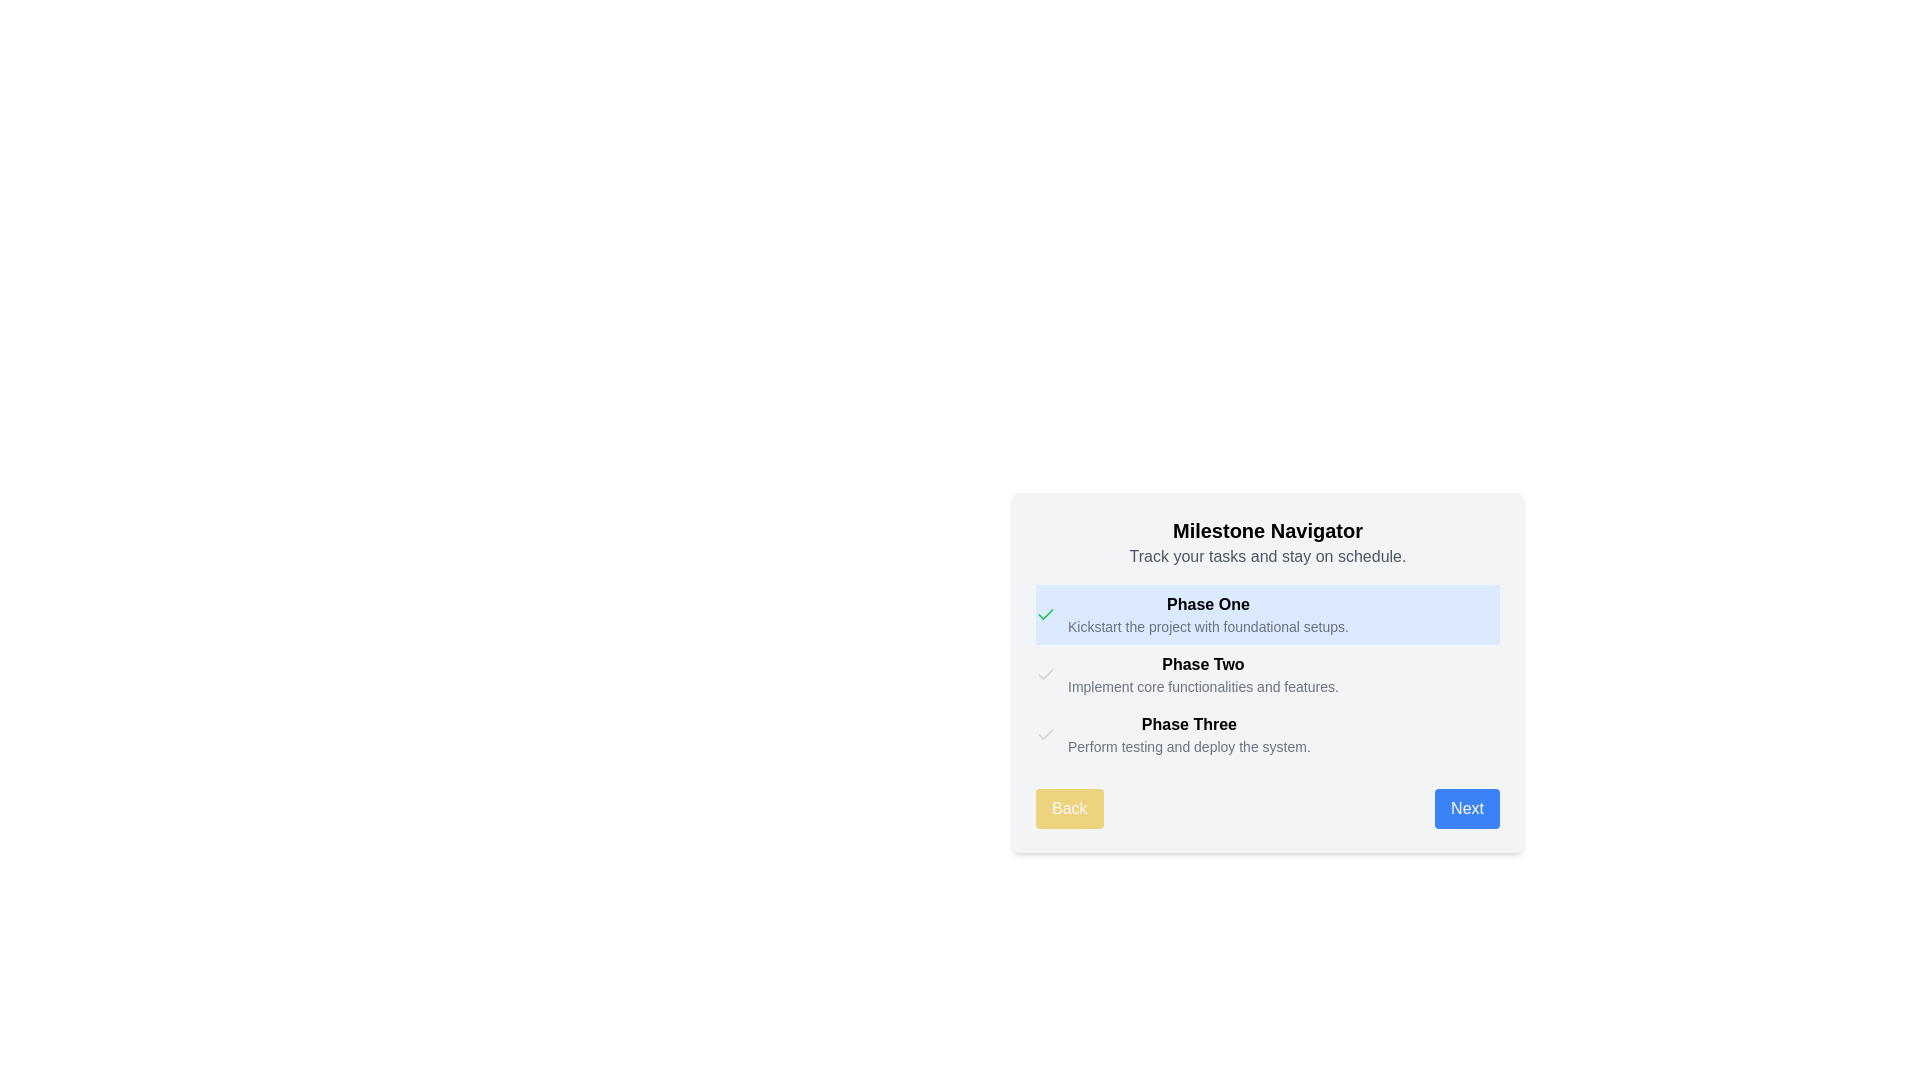 The height and width of the screenshot is (1080, 1920). What do you see at coordinates (1045, 613) in the screenshot?
I see `the small green checkmark icon that indicates a successful action, located to the left of the 'Phase One' text label` at bounding box center [1045, 613].